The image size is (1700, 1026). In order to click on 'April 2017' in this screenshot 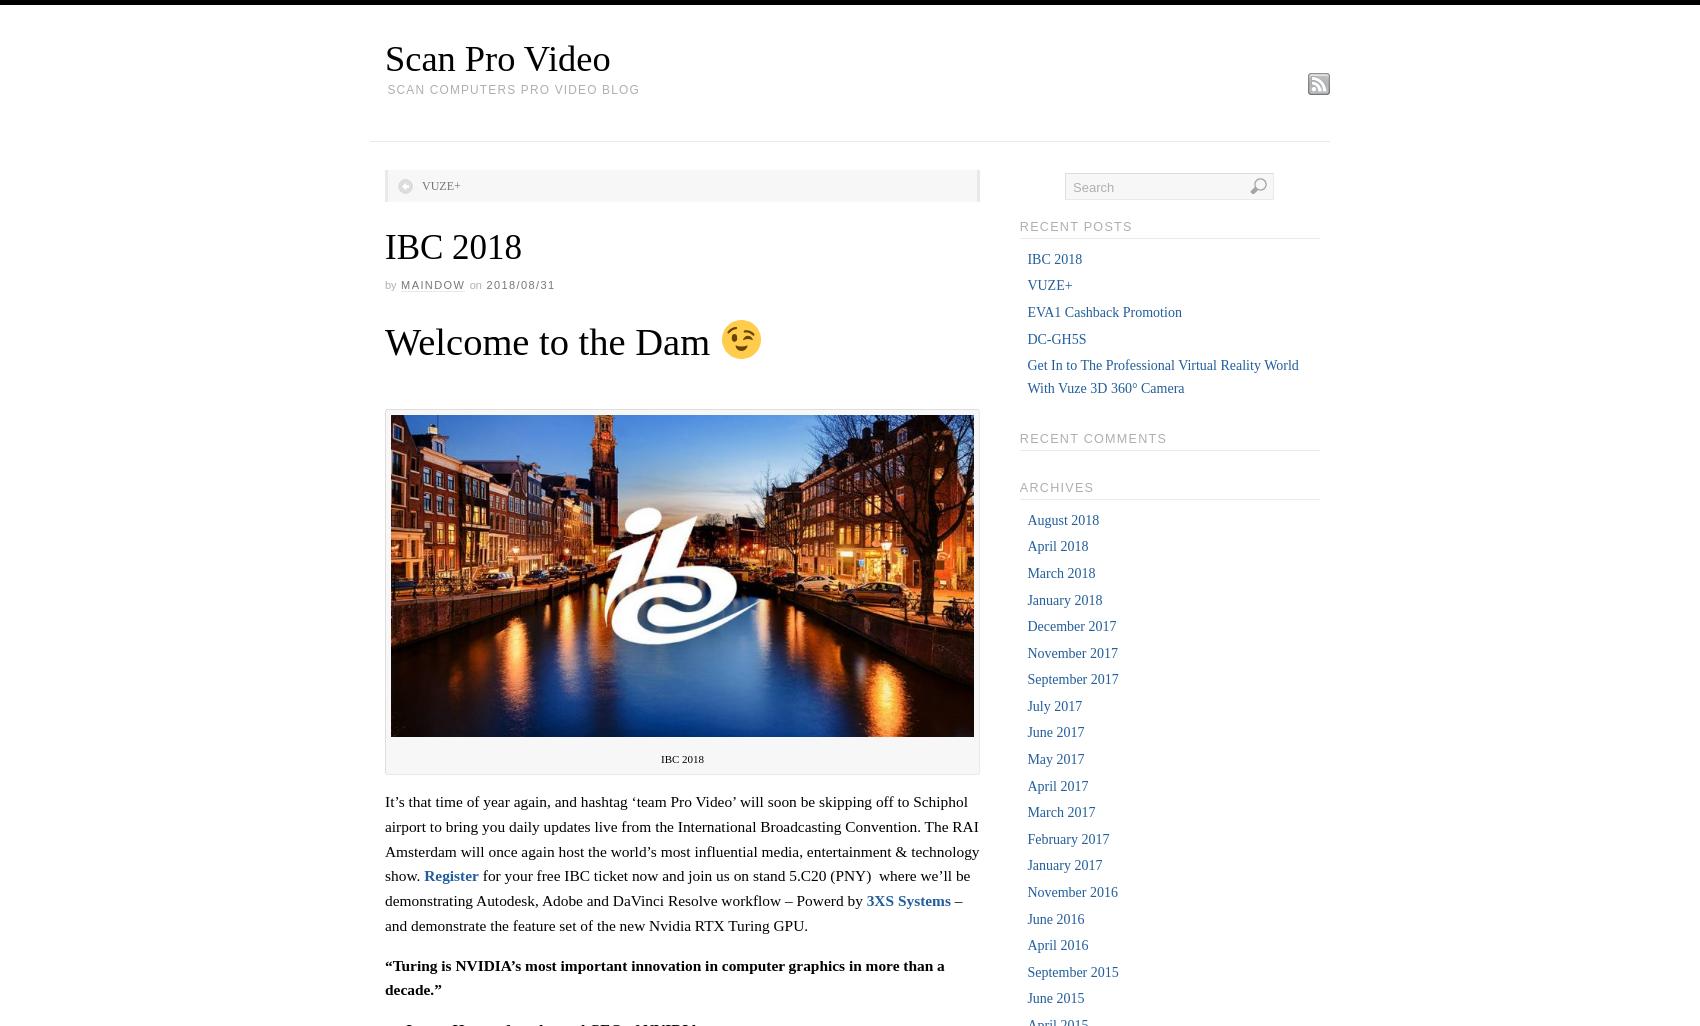, I will do `click(1025, 784)`.